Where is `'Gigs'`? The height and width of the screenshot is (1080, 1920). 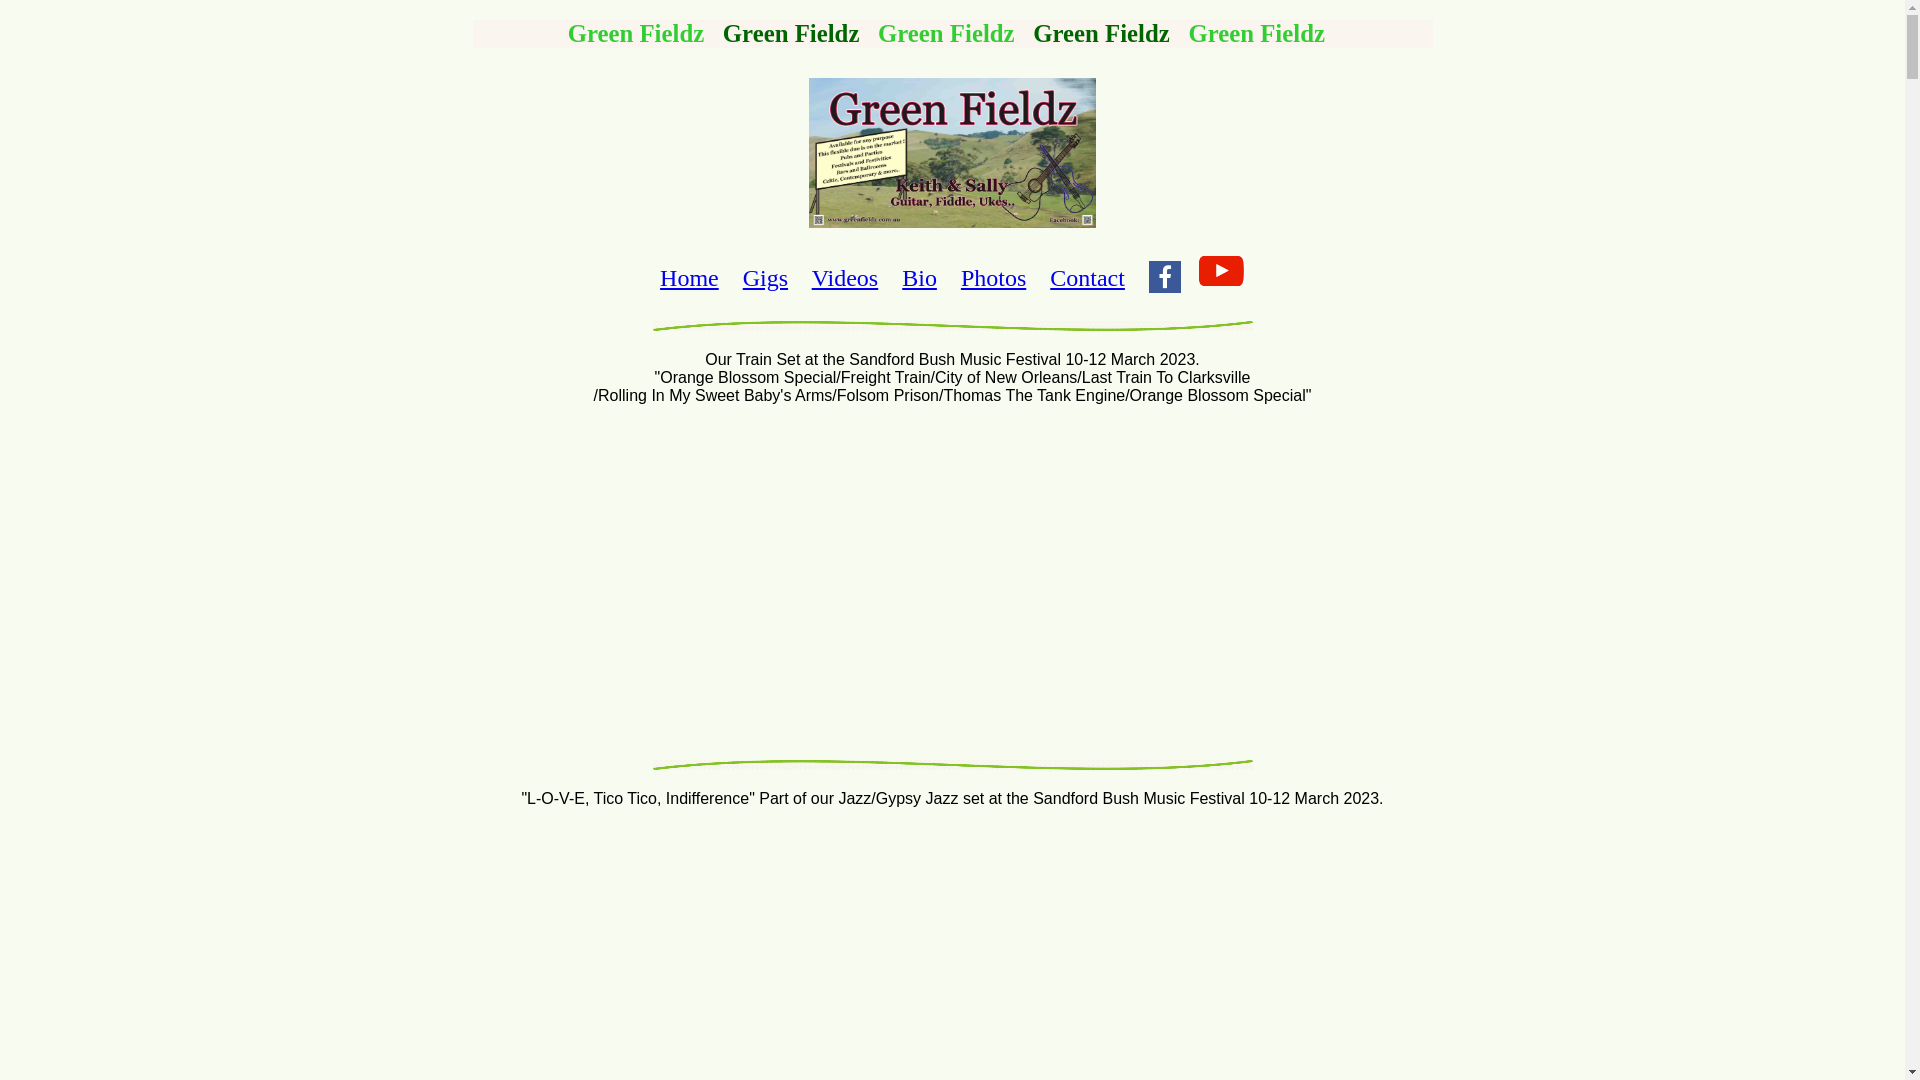 'Gigs' is located at coordinates (764, 277).